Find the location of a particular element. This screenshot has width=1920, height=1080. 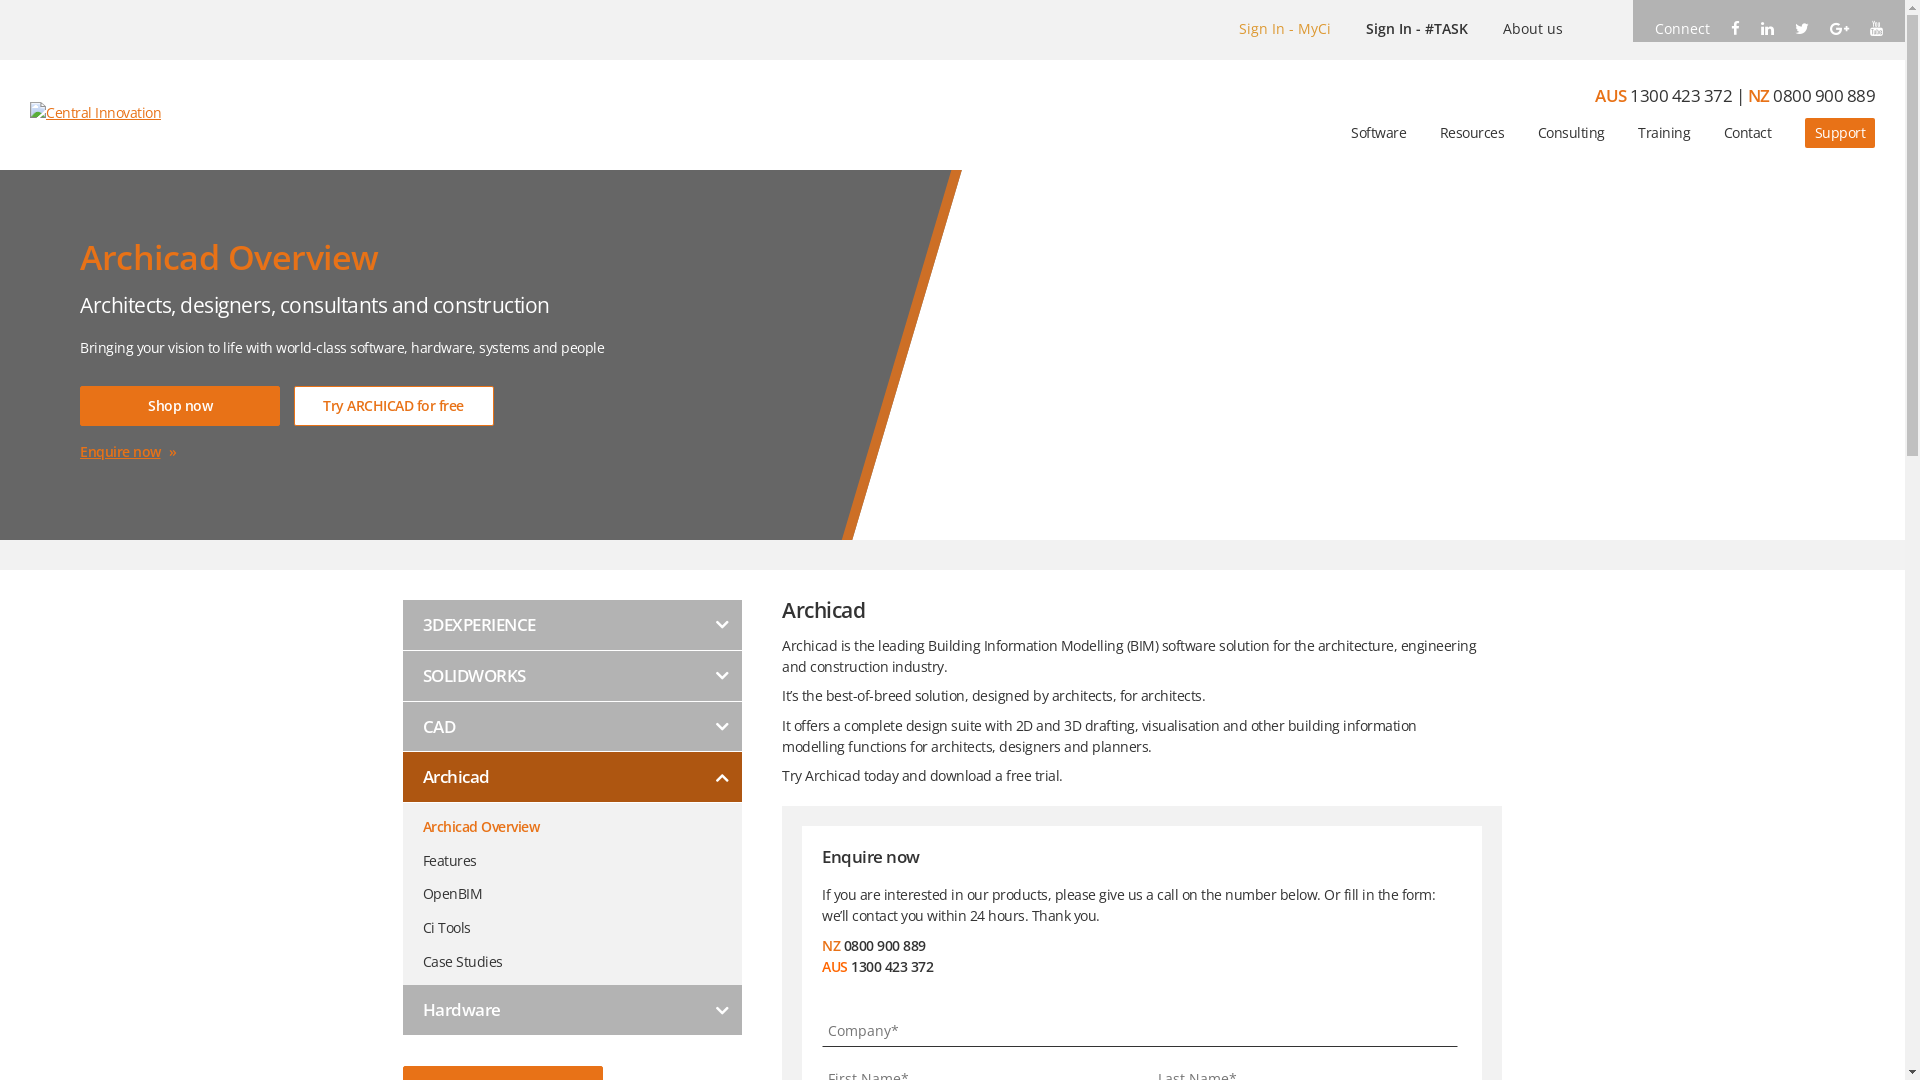

'Training' is located at coordinates (1664, 132).